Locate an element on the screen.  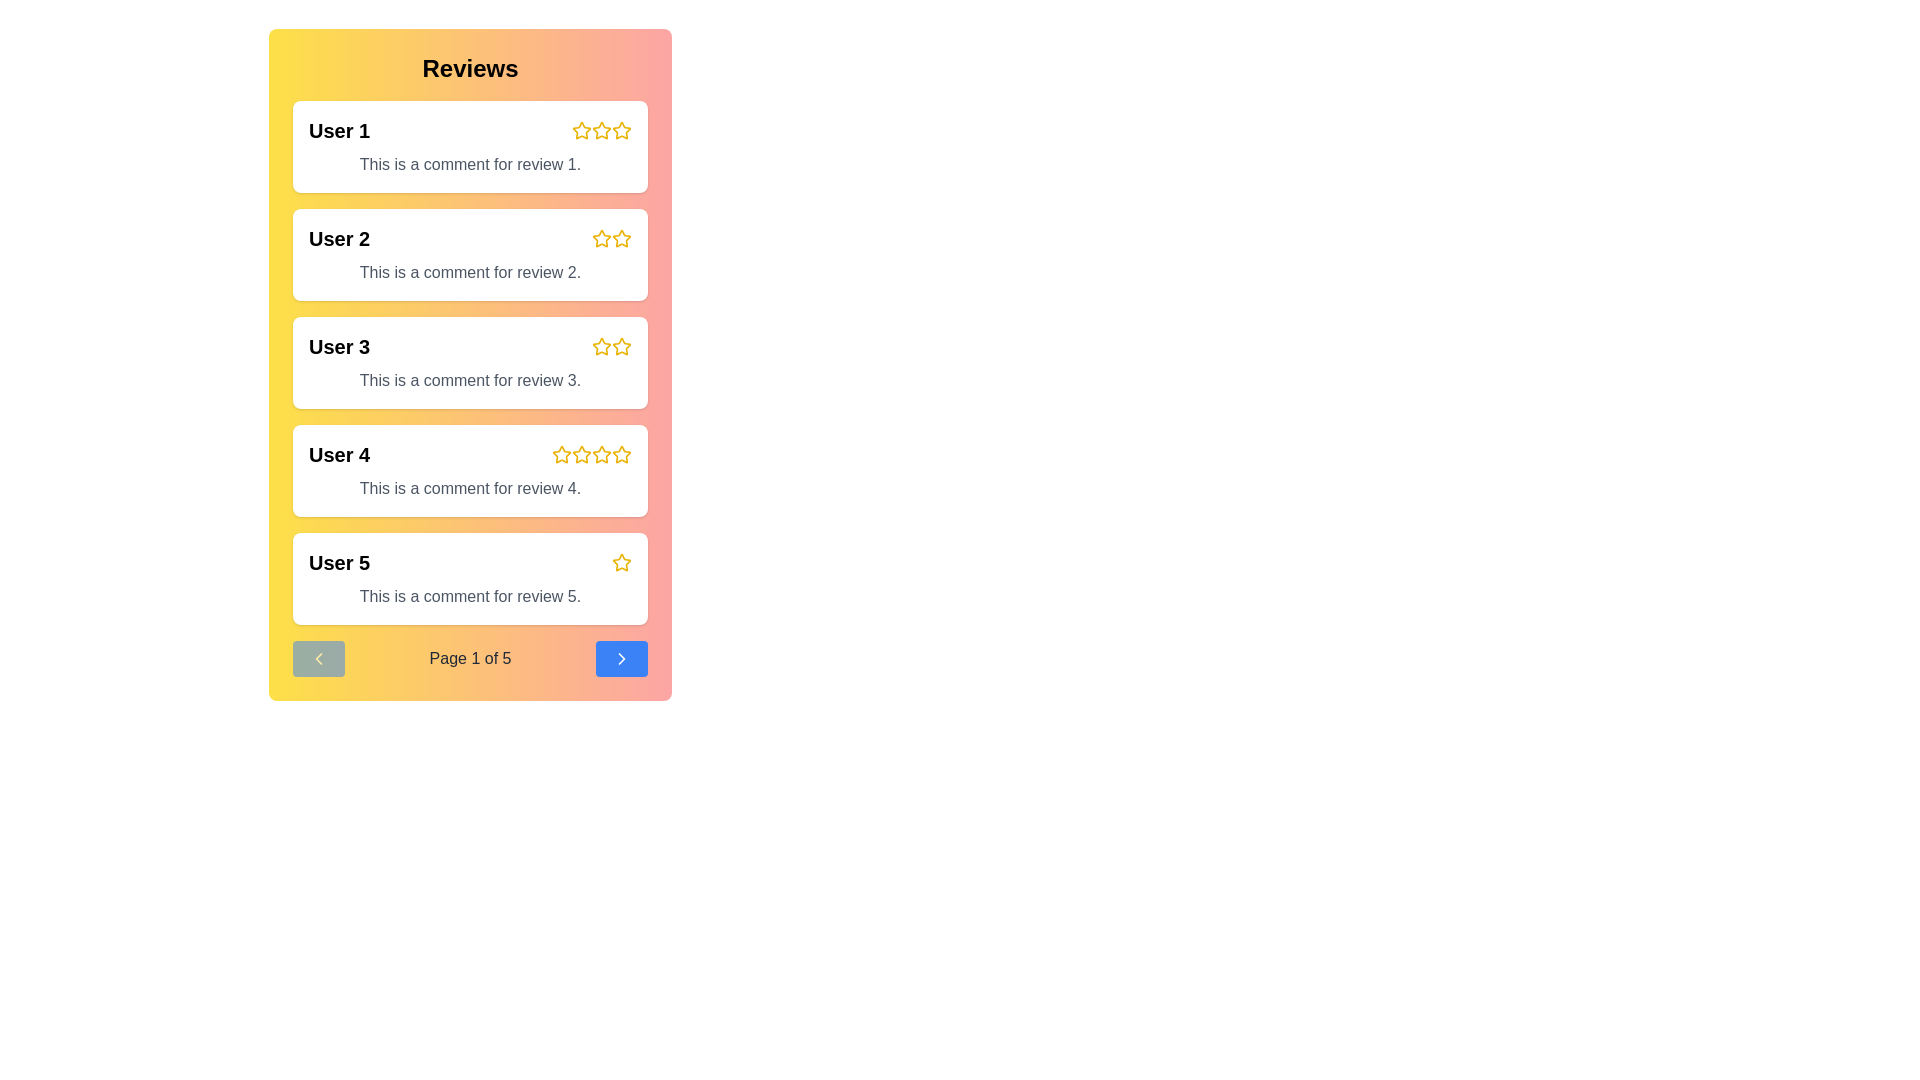
the first star icon in the horizontal row of five stars under the 'User 1' review entry to rate it is located at coordinates (580, 130).